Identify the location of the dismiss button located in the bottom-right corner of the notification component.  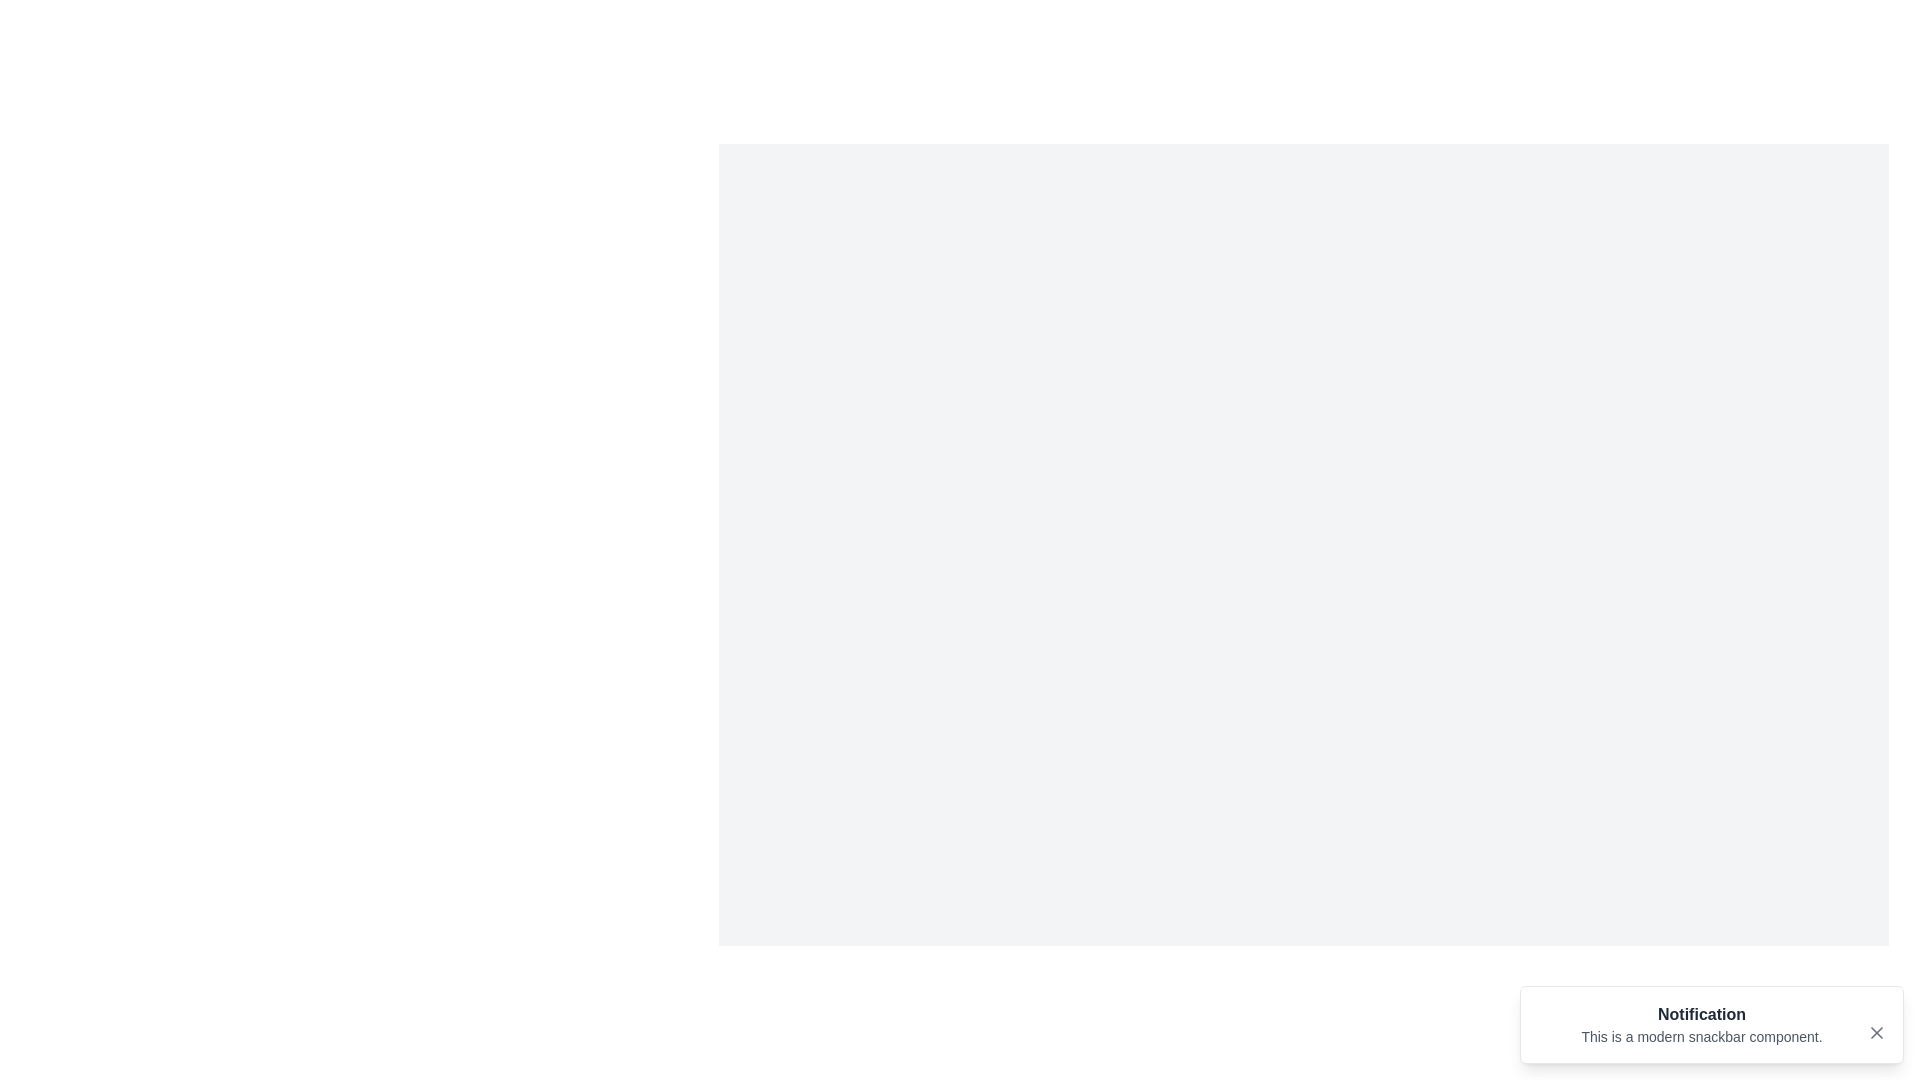
(1875, 1033).